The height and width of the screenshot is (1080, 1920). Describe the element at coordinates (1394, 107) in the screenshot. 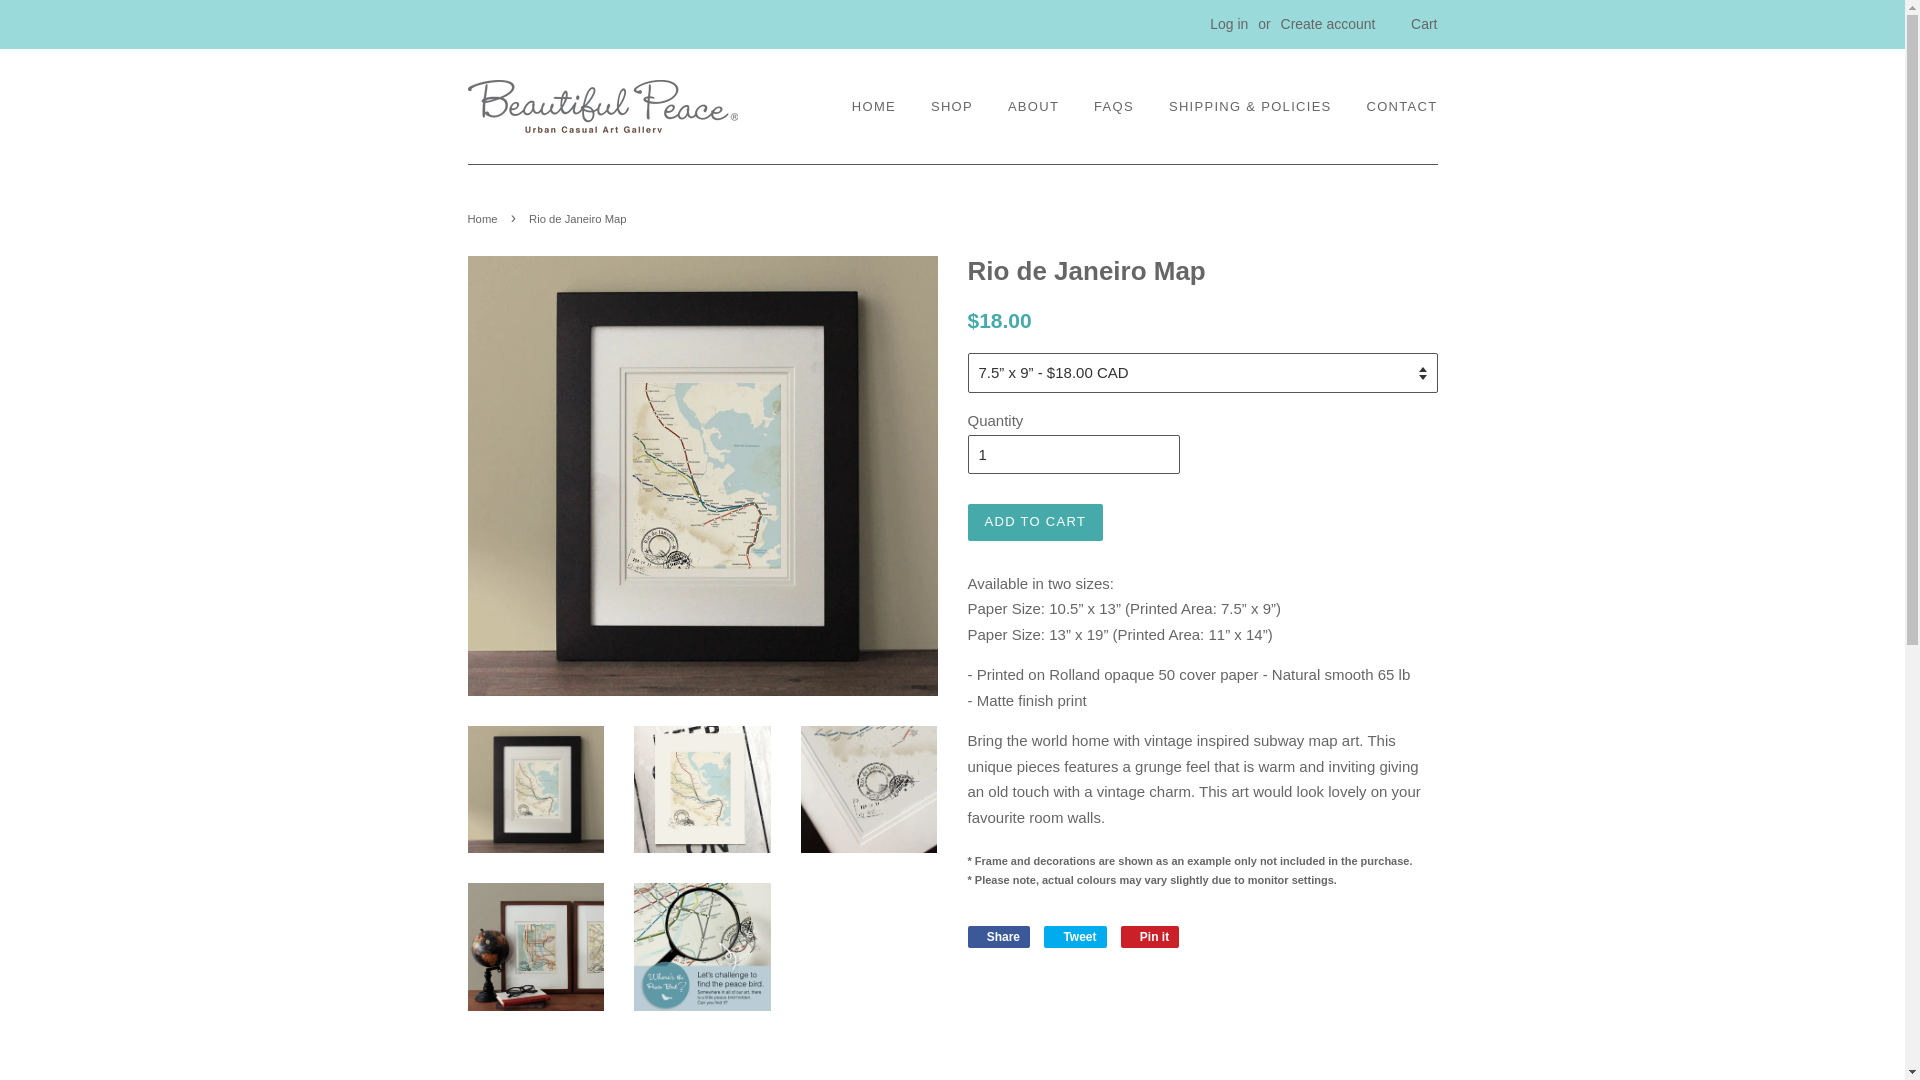

I see `'CONTACT'` at that location.